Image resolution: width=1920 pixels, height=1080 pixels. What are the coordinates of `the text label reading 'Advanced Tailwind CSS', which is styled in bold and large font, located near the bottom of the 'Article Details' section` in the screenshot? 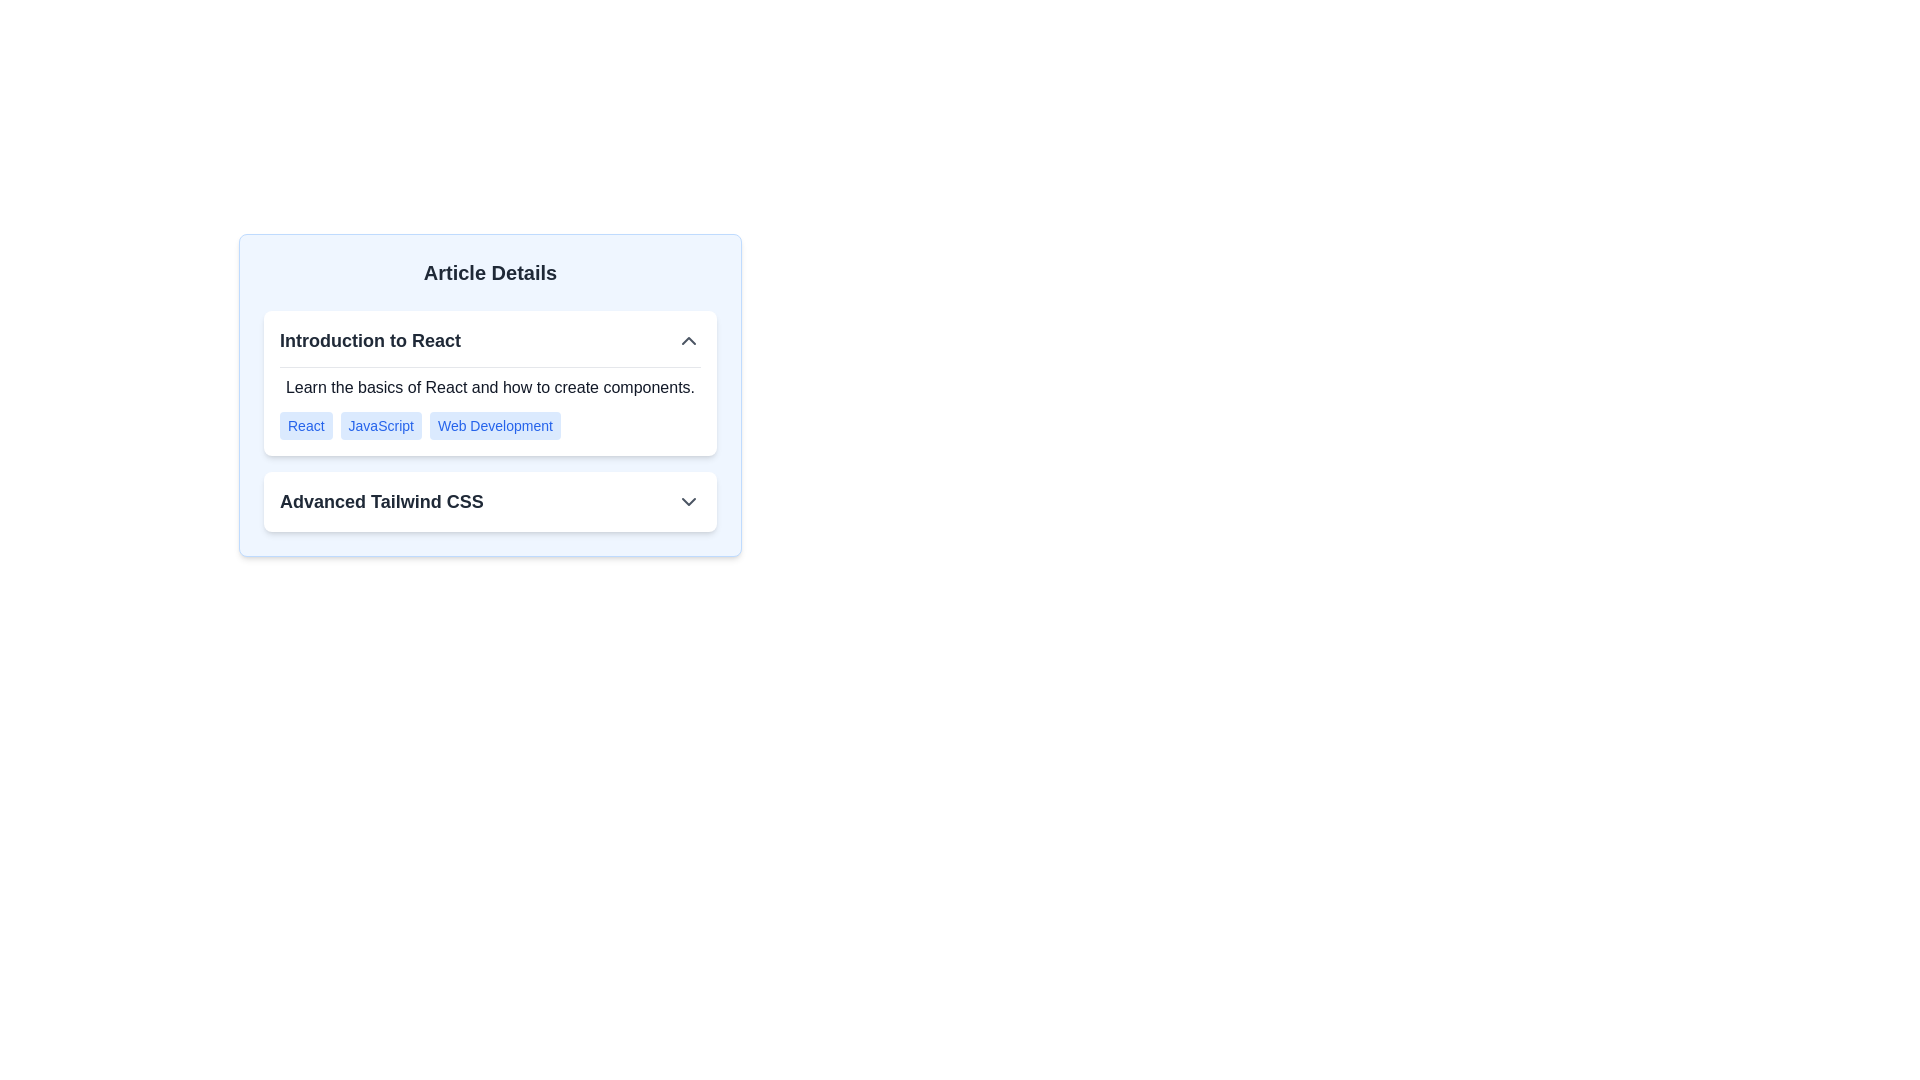 It's located at (381, 500).